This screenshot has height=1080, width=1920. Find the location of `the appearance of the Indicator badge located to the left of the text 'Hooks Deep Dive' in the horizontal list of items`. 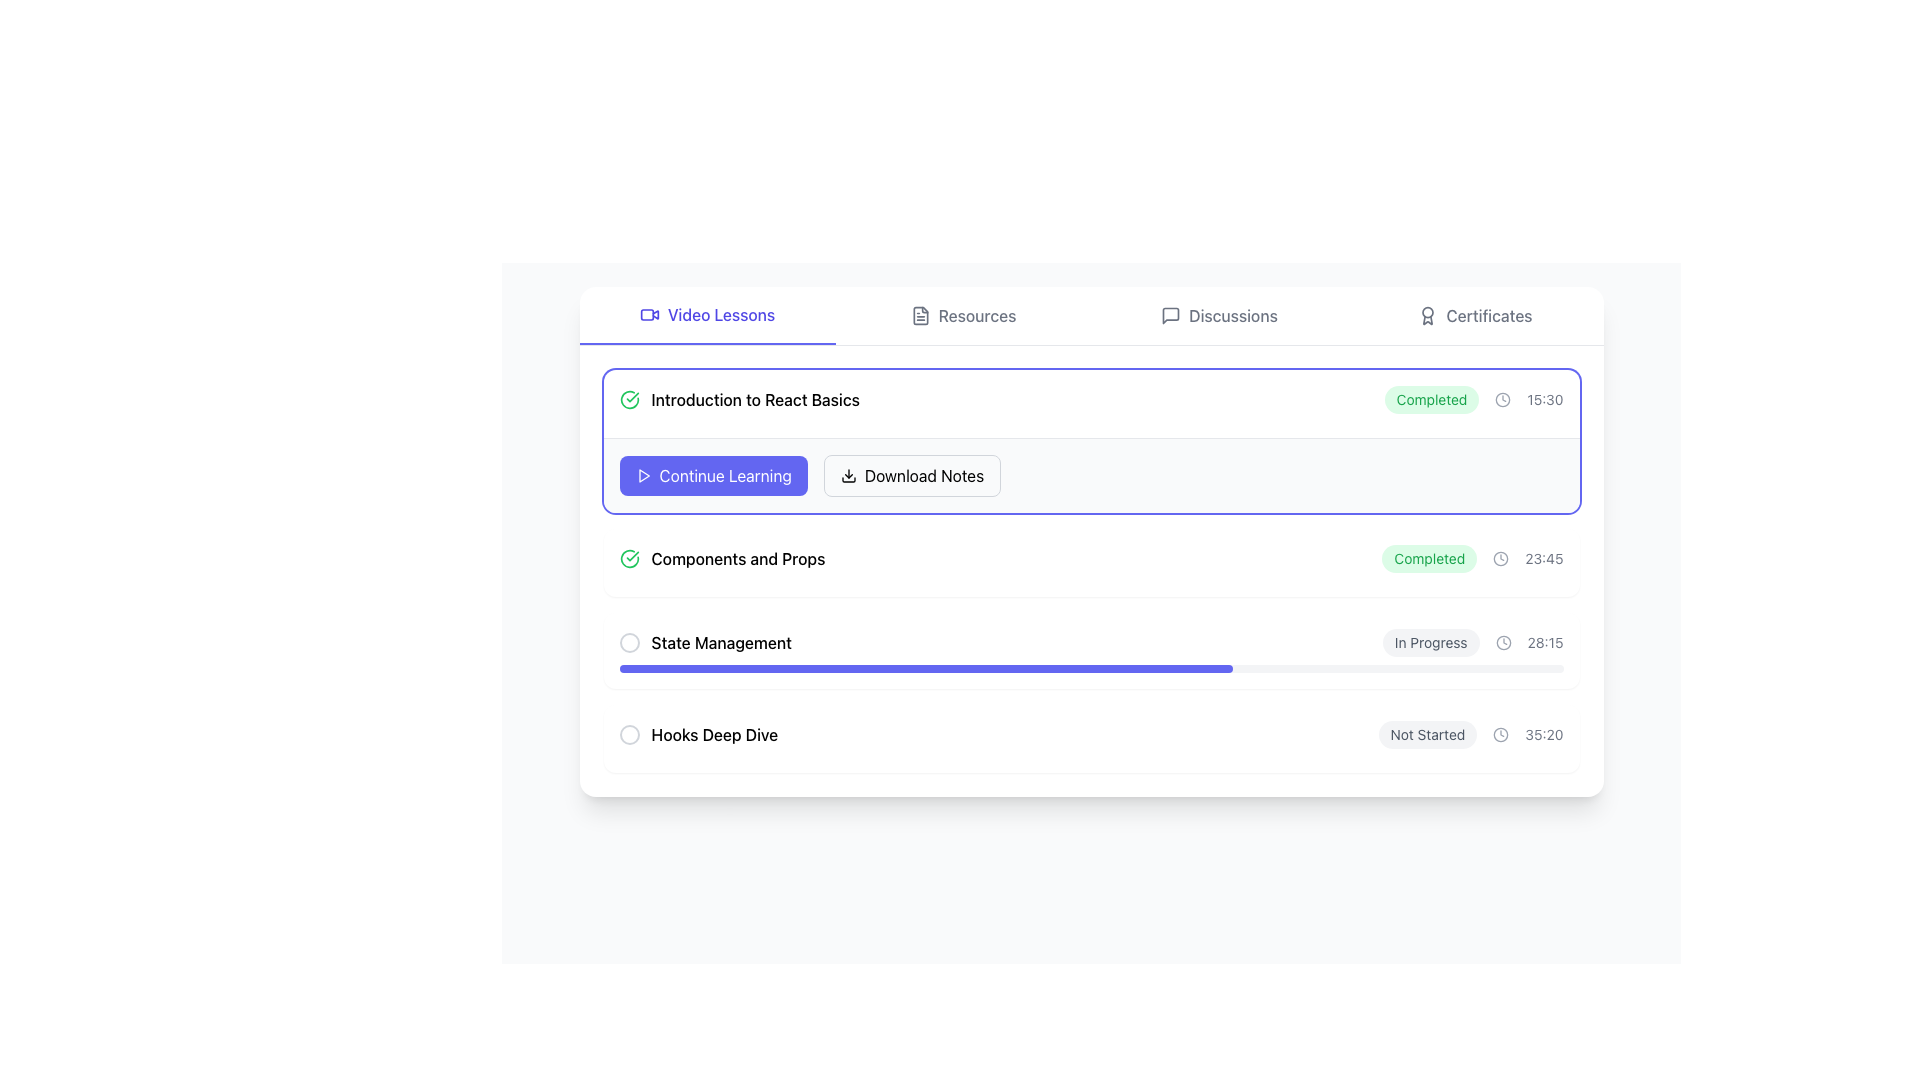

the appearance of the Indicator badge located to the left of the text 'Hooks Deep Dive' in the horizontal list of items is located at coordinates (628, 735).